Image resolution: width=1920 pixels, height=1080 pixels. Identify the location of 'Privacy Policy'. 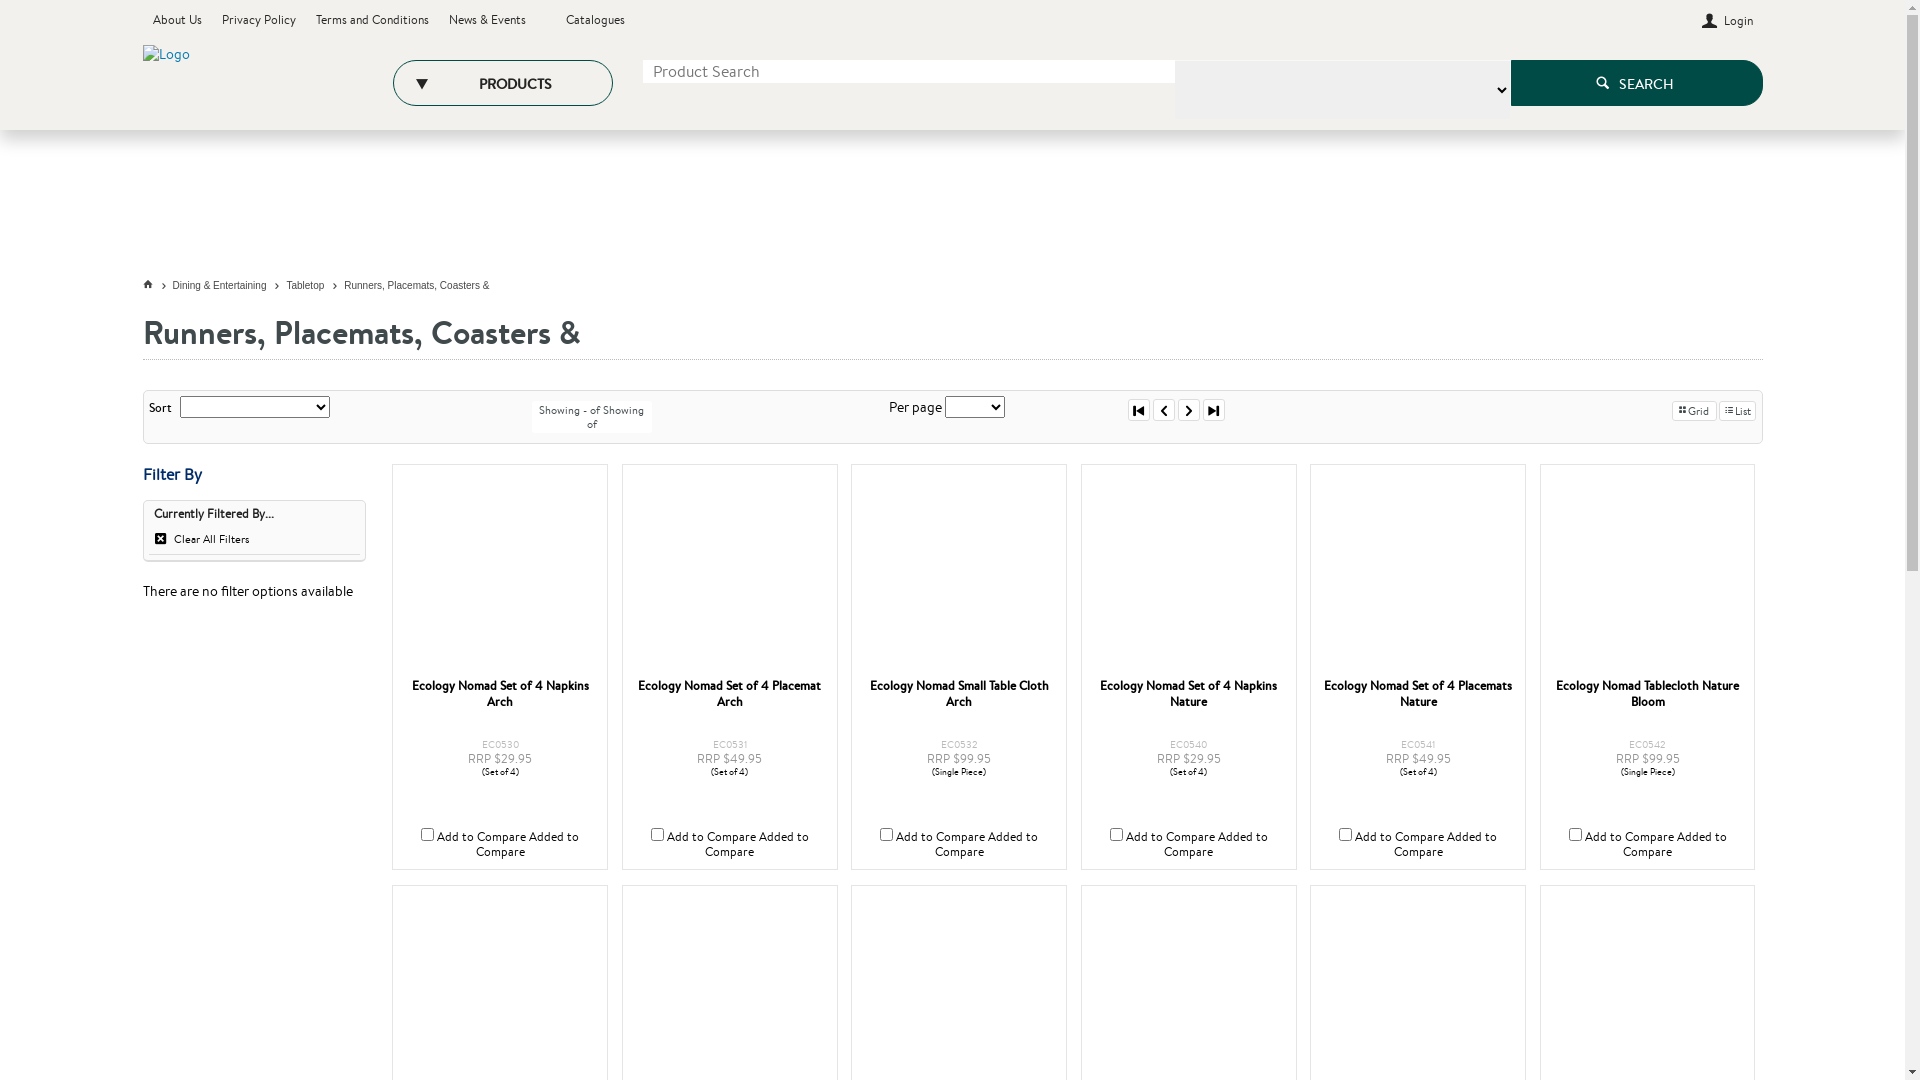
(258, 19).